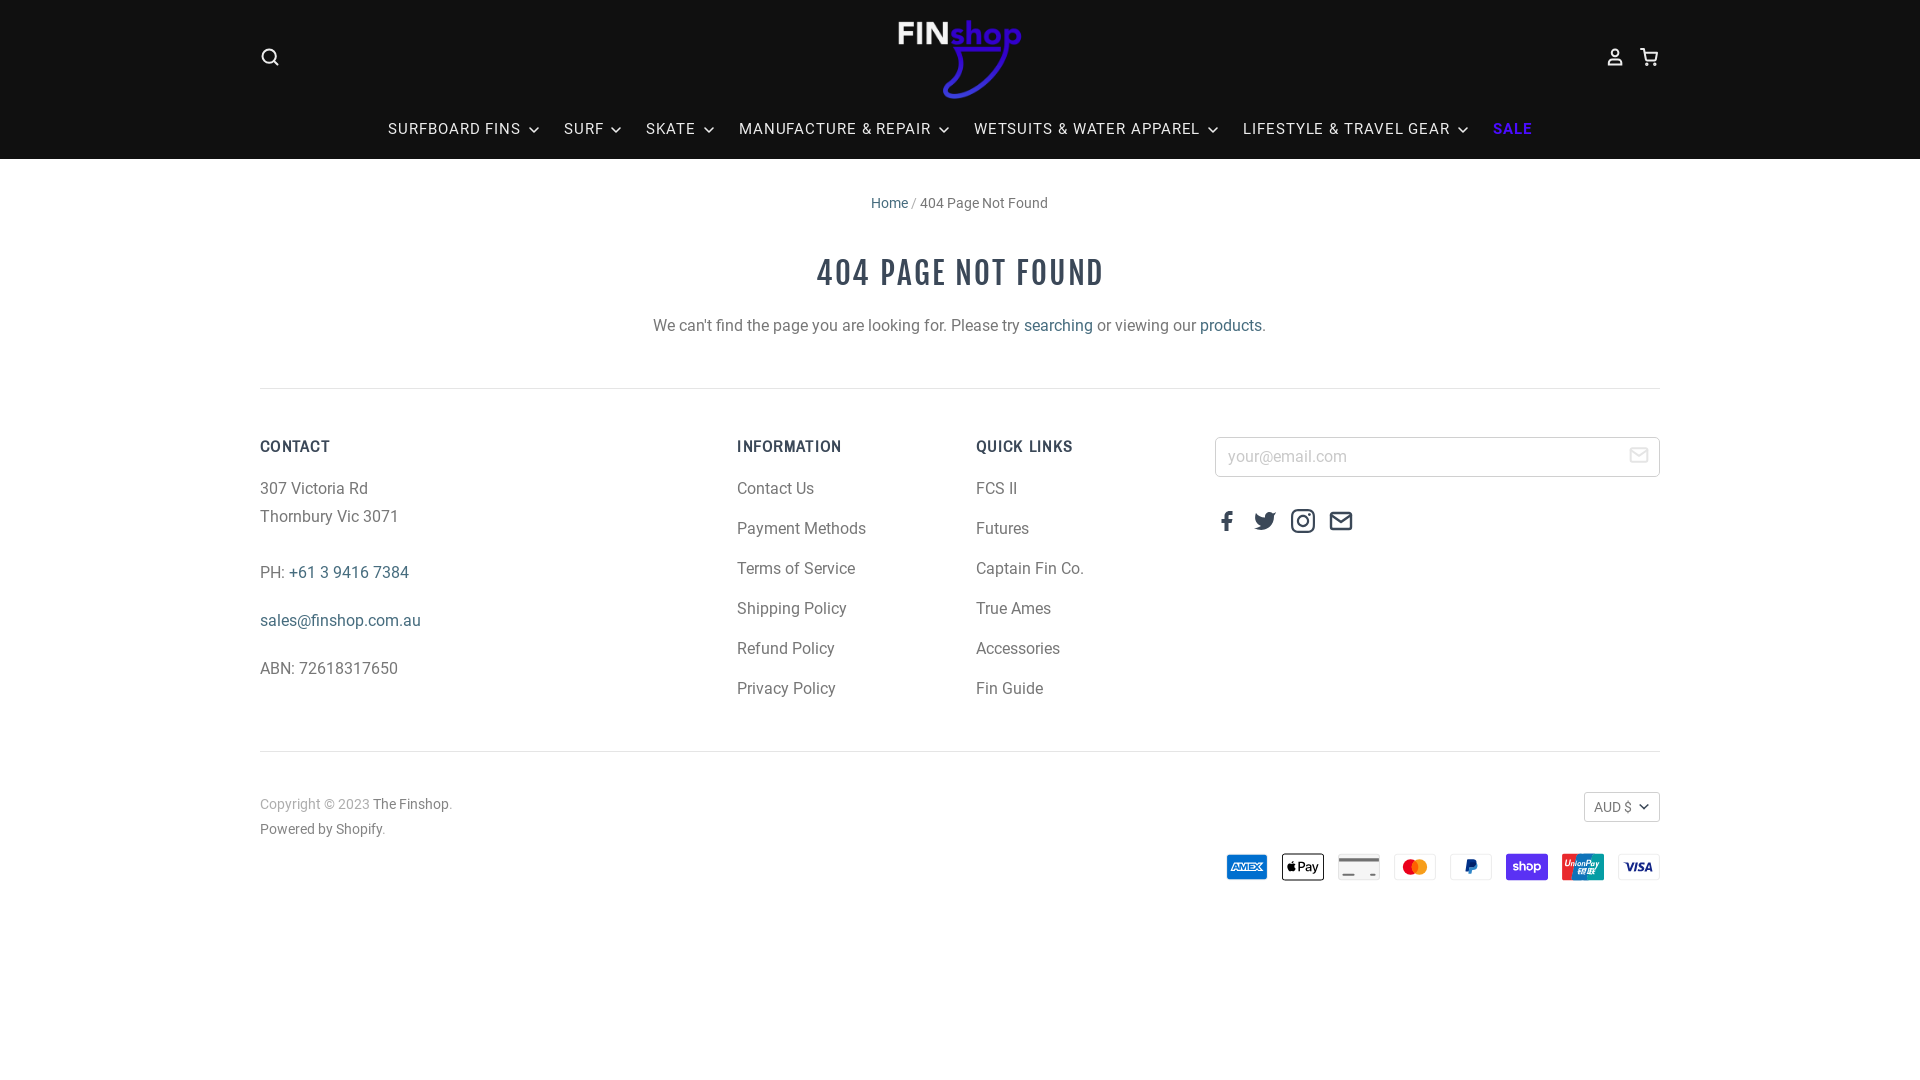 The image size is (1920, 1080). Describe the element at coordinates (785, 648) in the screenshot. I see `'Refund Policy'` at that location.